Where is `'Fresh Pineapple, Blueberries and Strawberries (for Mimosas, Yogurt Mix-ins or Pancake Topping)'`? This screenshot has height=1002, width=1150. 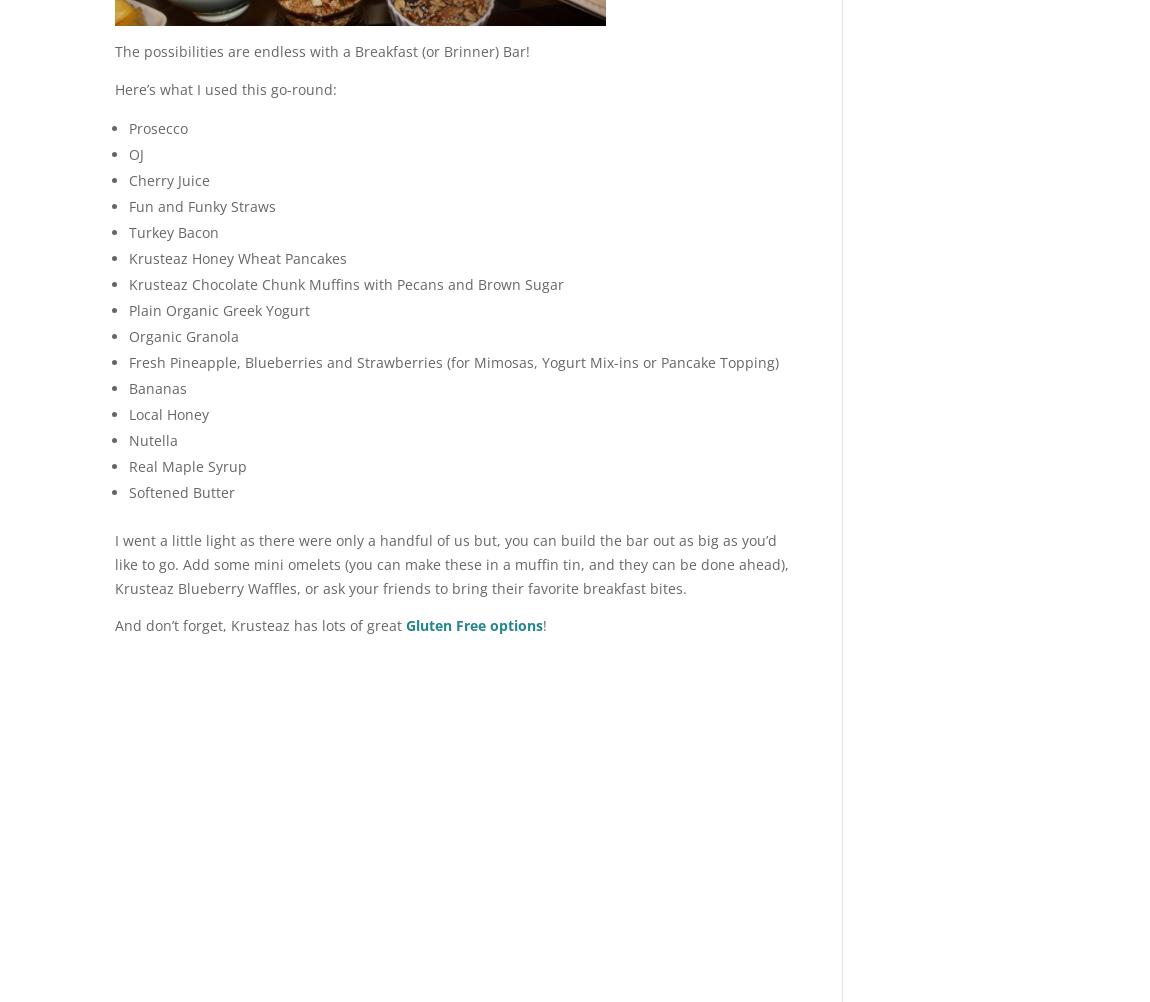
'Fresh Pineapple, Blueberries and Strawberries (for Mimosas, Yogurt Mix-ins or Pancake Topping)' is located at coordinates (454, 361).